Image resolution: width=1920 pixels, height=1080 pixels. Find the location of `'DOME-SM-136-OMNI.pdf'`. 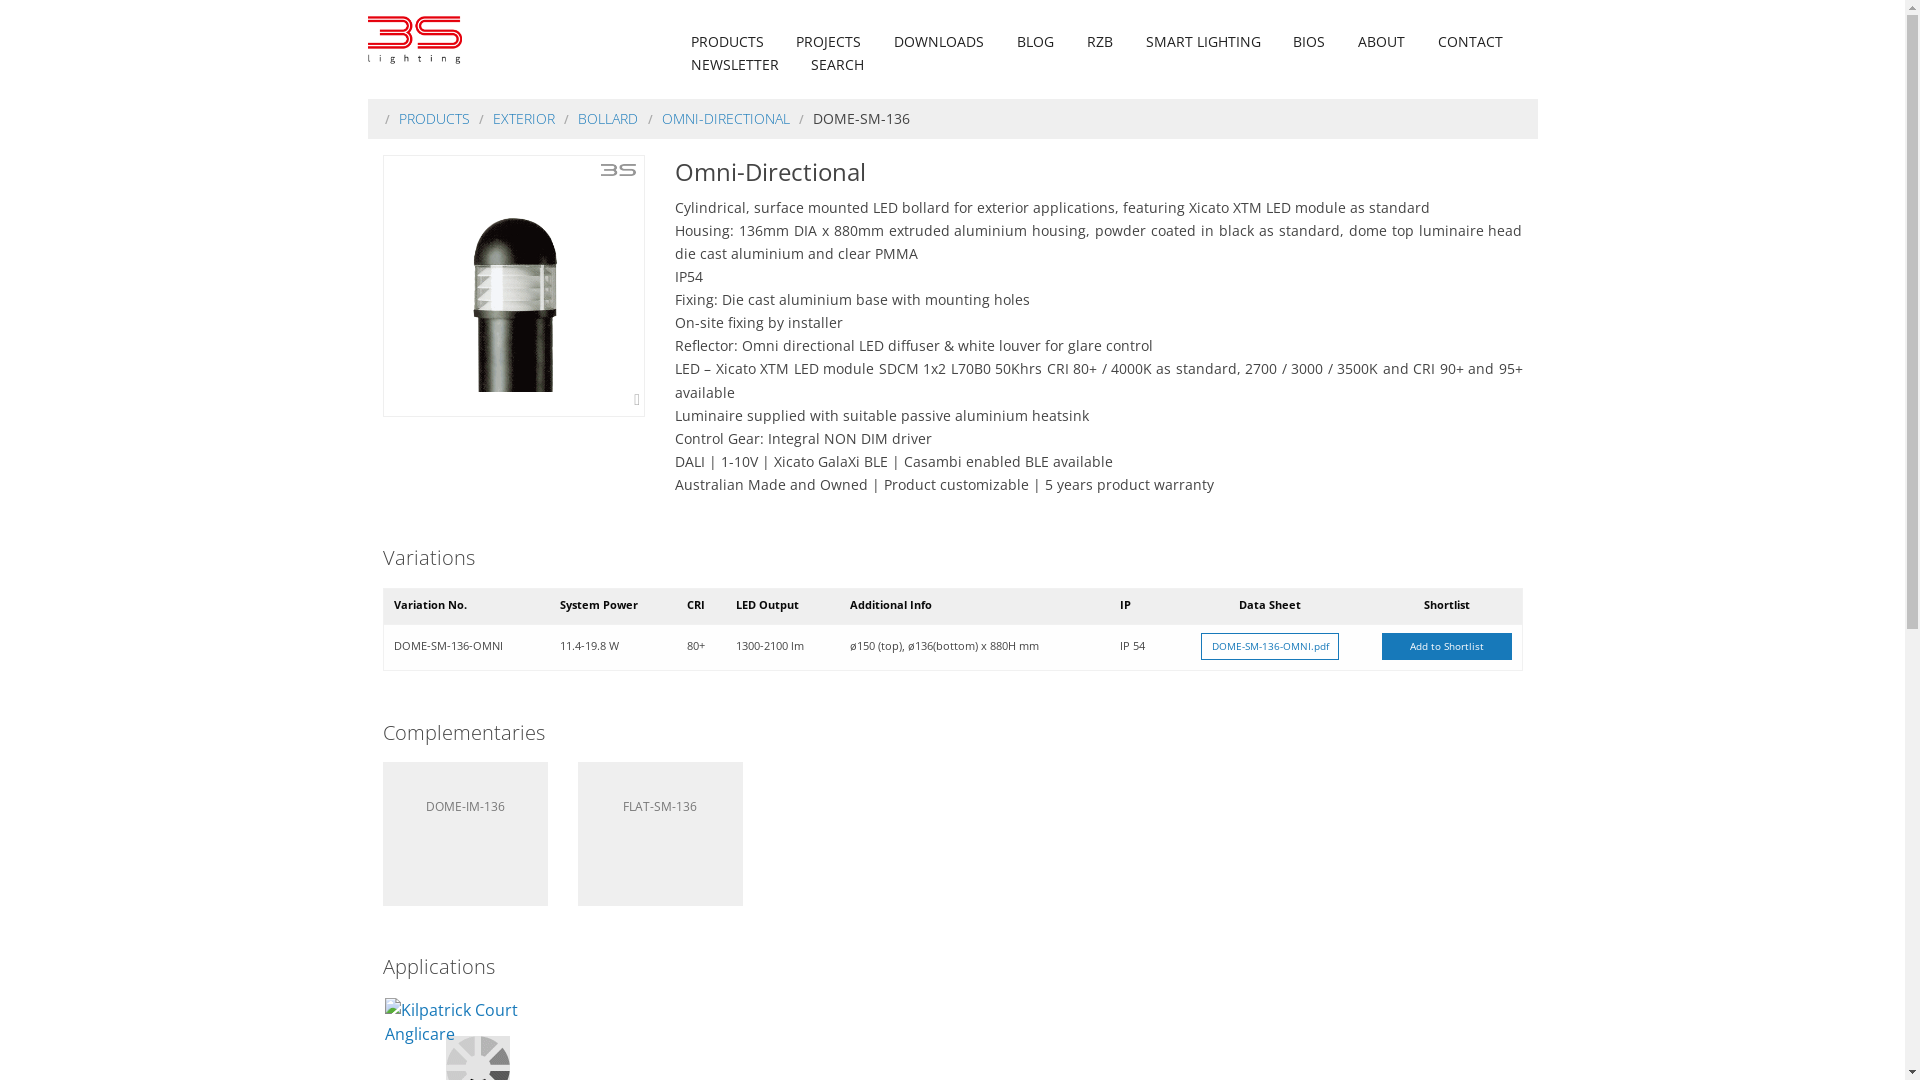

'DOME-SM-136-OMNI.pdf' is located at coordinates (1269, 647).